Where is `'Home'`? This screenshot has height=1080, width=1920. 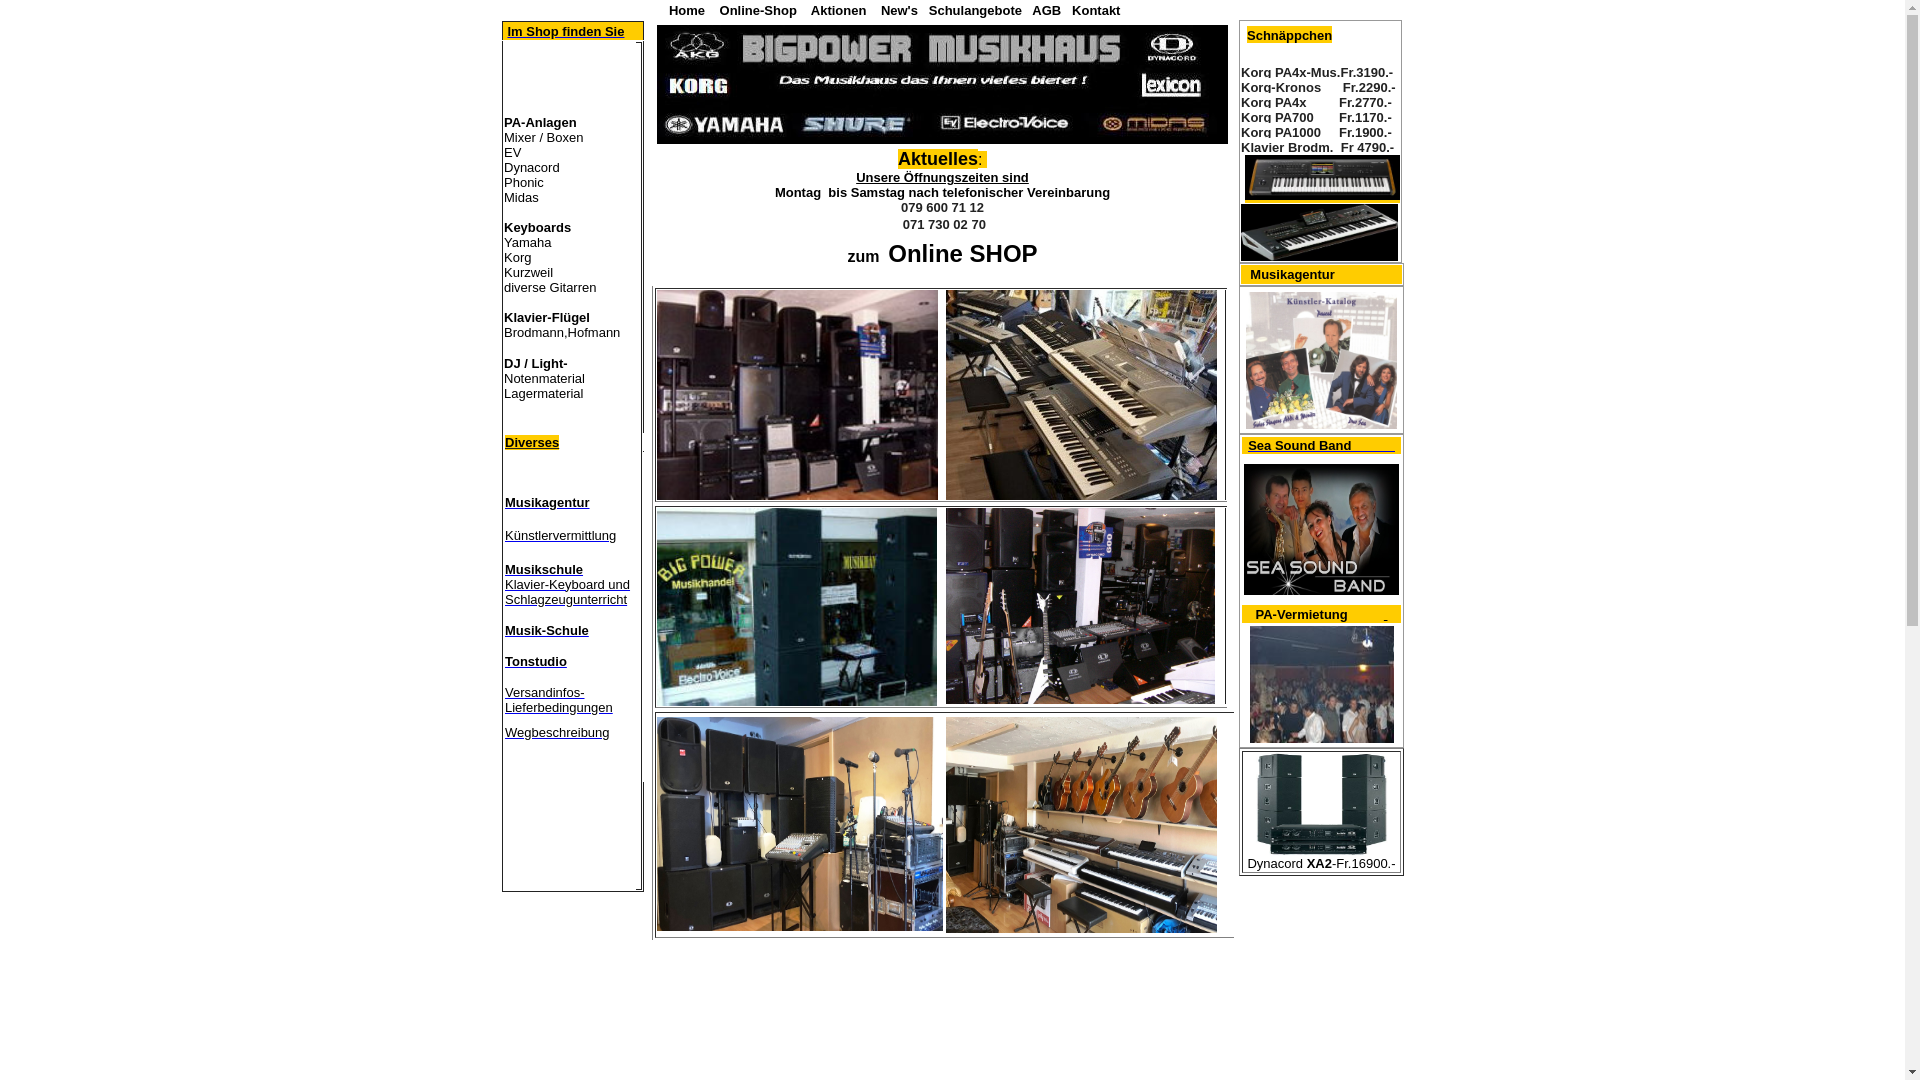 'Home' is located at coordinates (686, 9).